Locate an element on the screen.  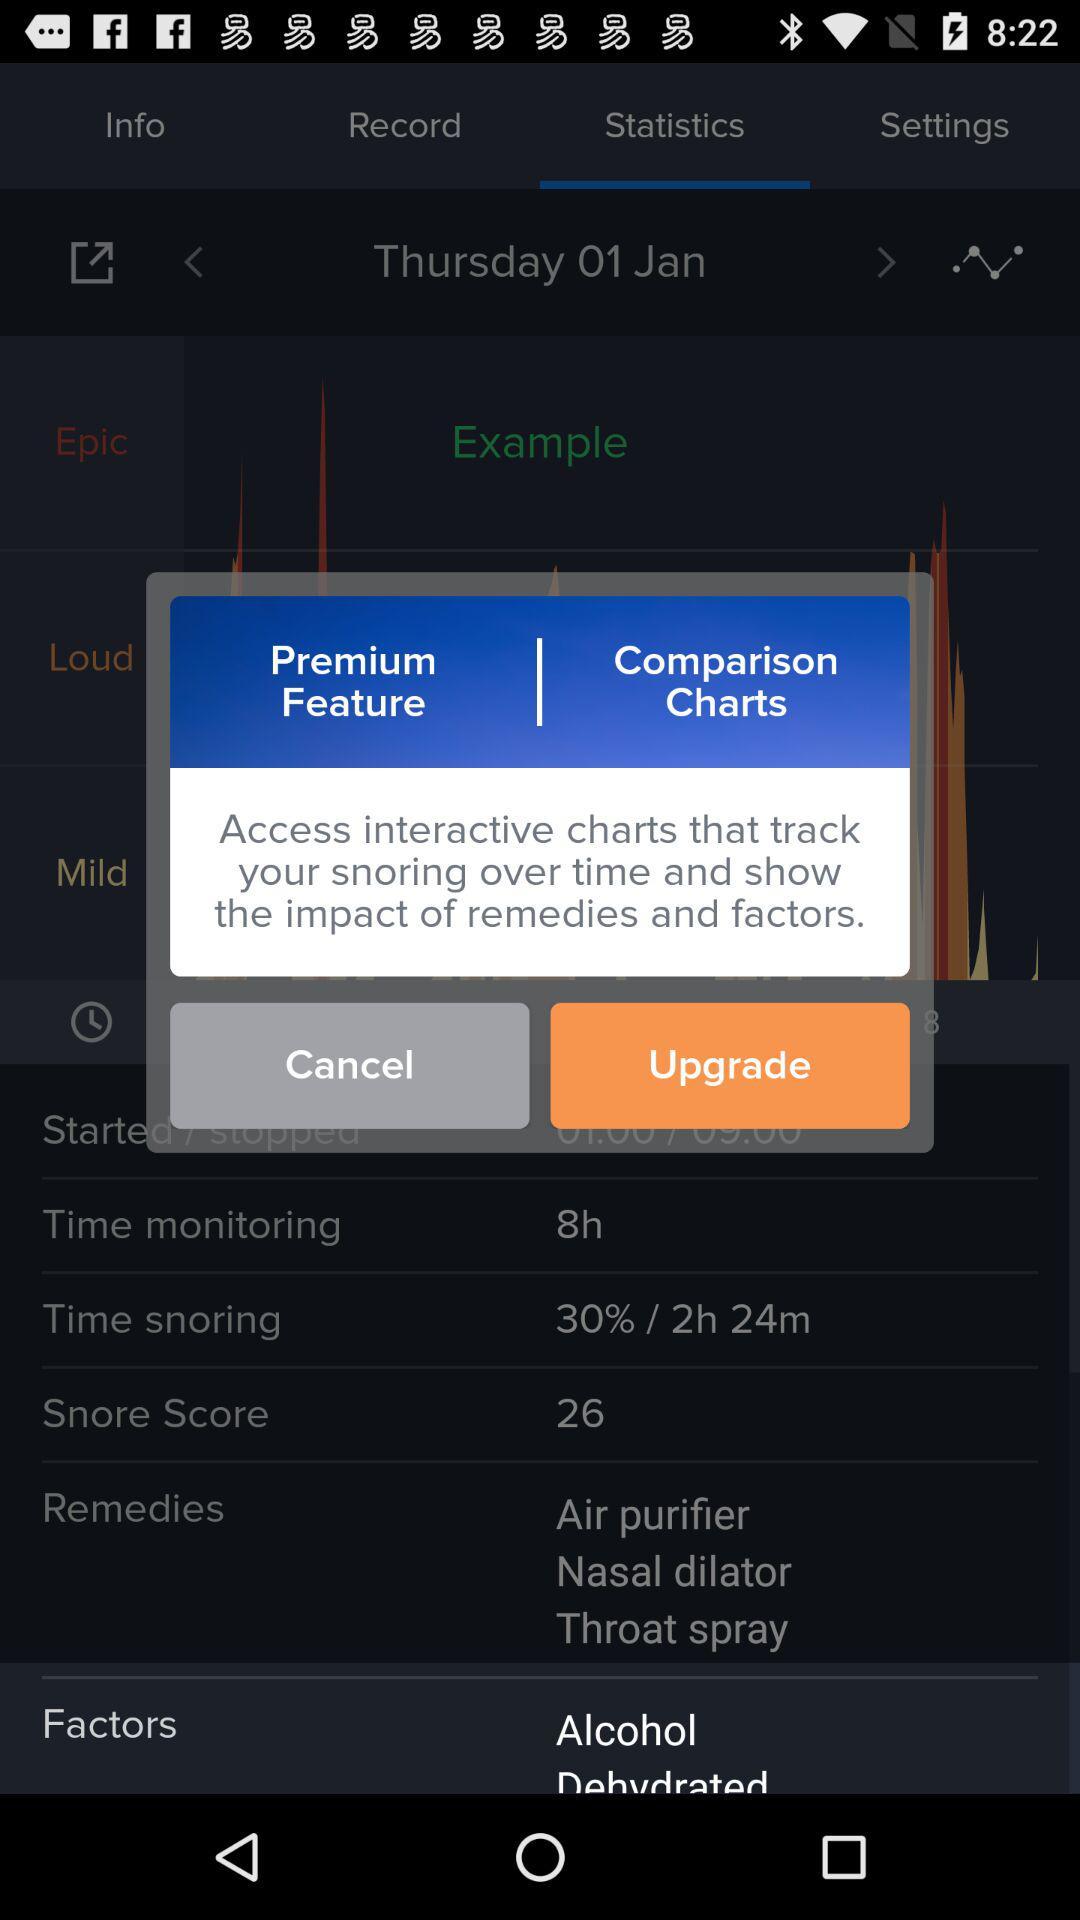
the icon to the left of upgrade button is located at coordinates (348, 1064).